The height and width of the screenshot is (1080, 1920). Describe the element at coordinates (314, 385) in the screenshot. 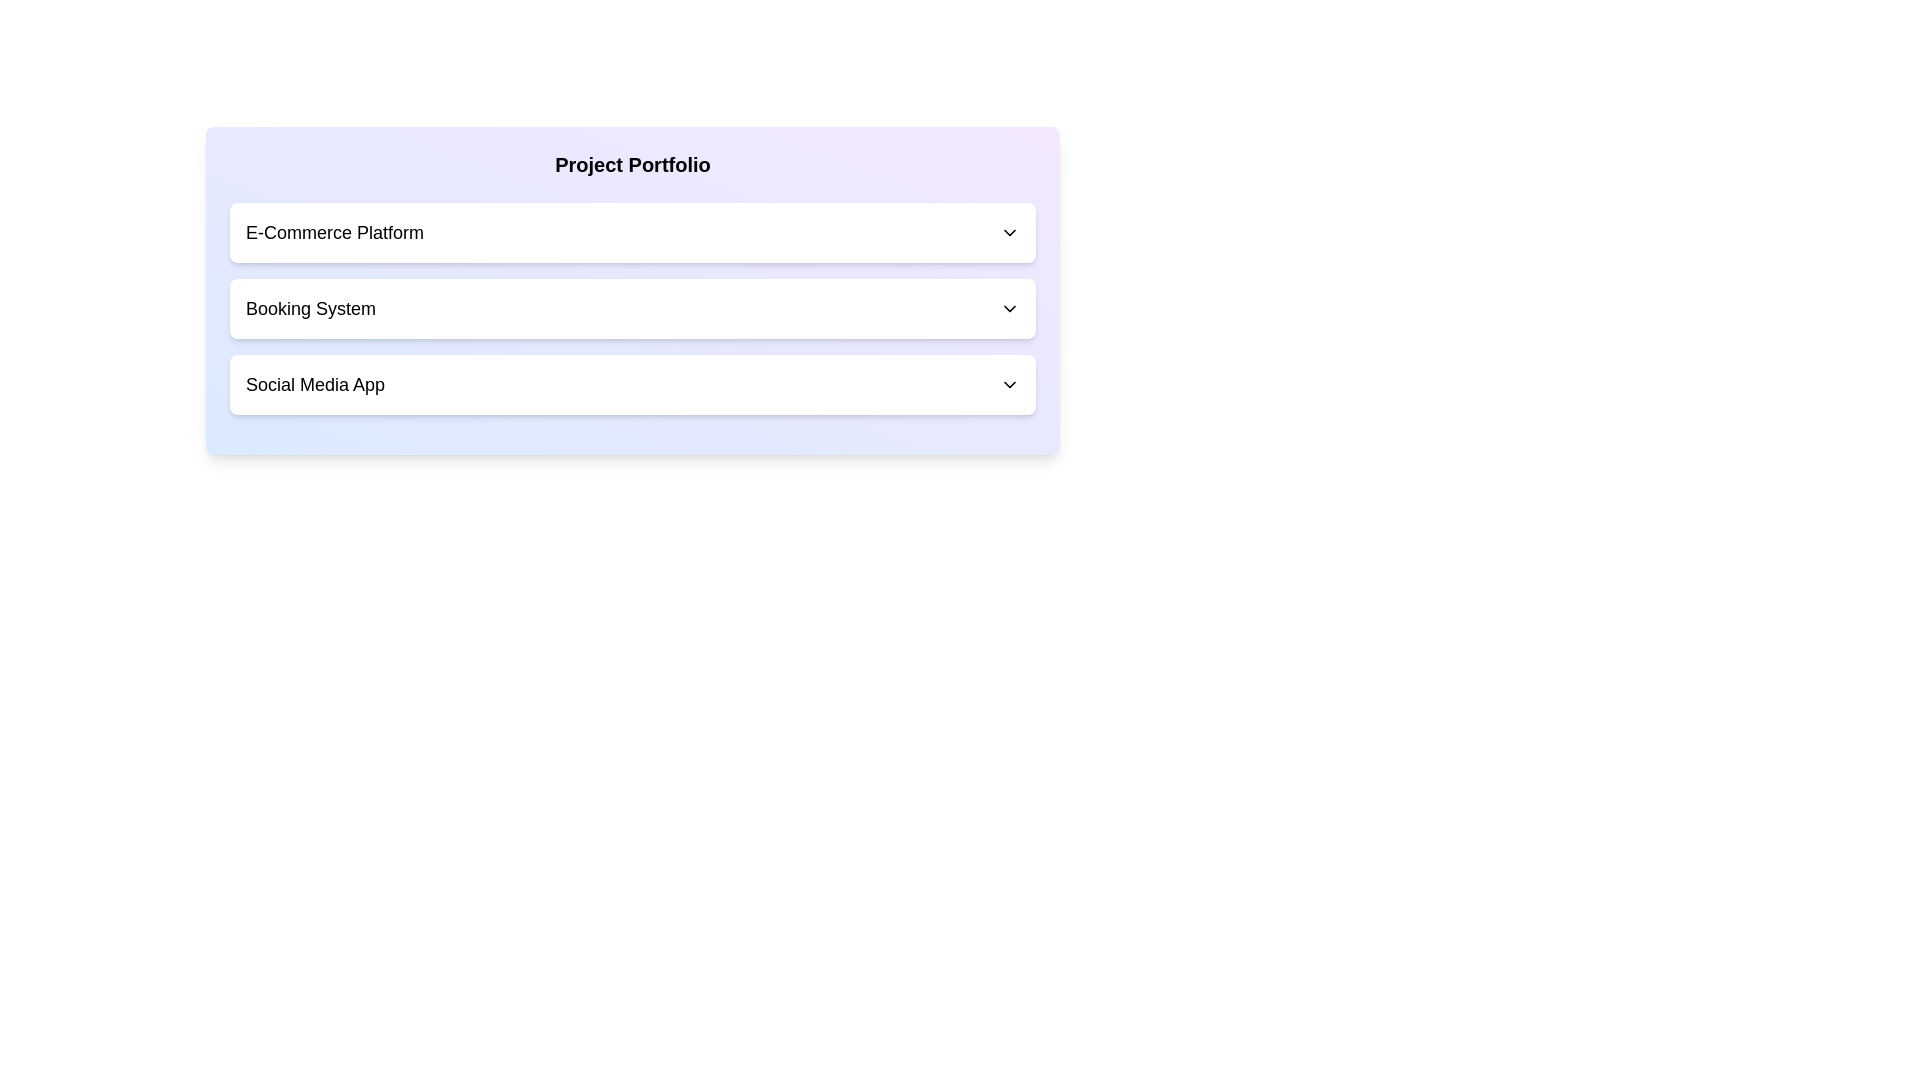

I see `the 'Social Media App' label, which is displayed in a standard sans-serif font on a white rectangular background, located in the third interactive section of the interface` at that location.